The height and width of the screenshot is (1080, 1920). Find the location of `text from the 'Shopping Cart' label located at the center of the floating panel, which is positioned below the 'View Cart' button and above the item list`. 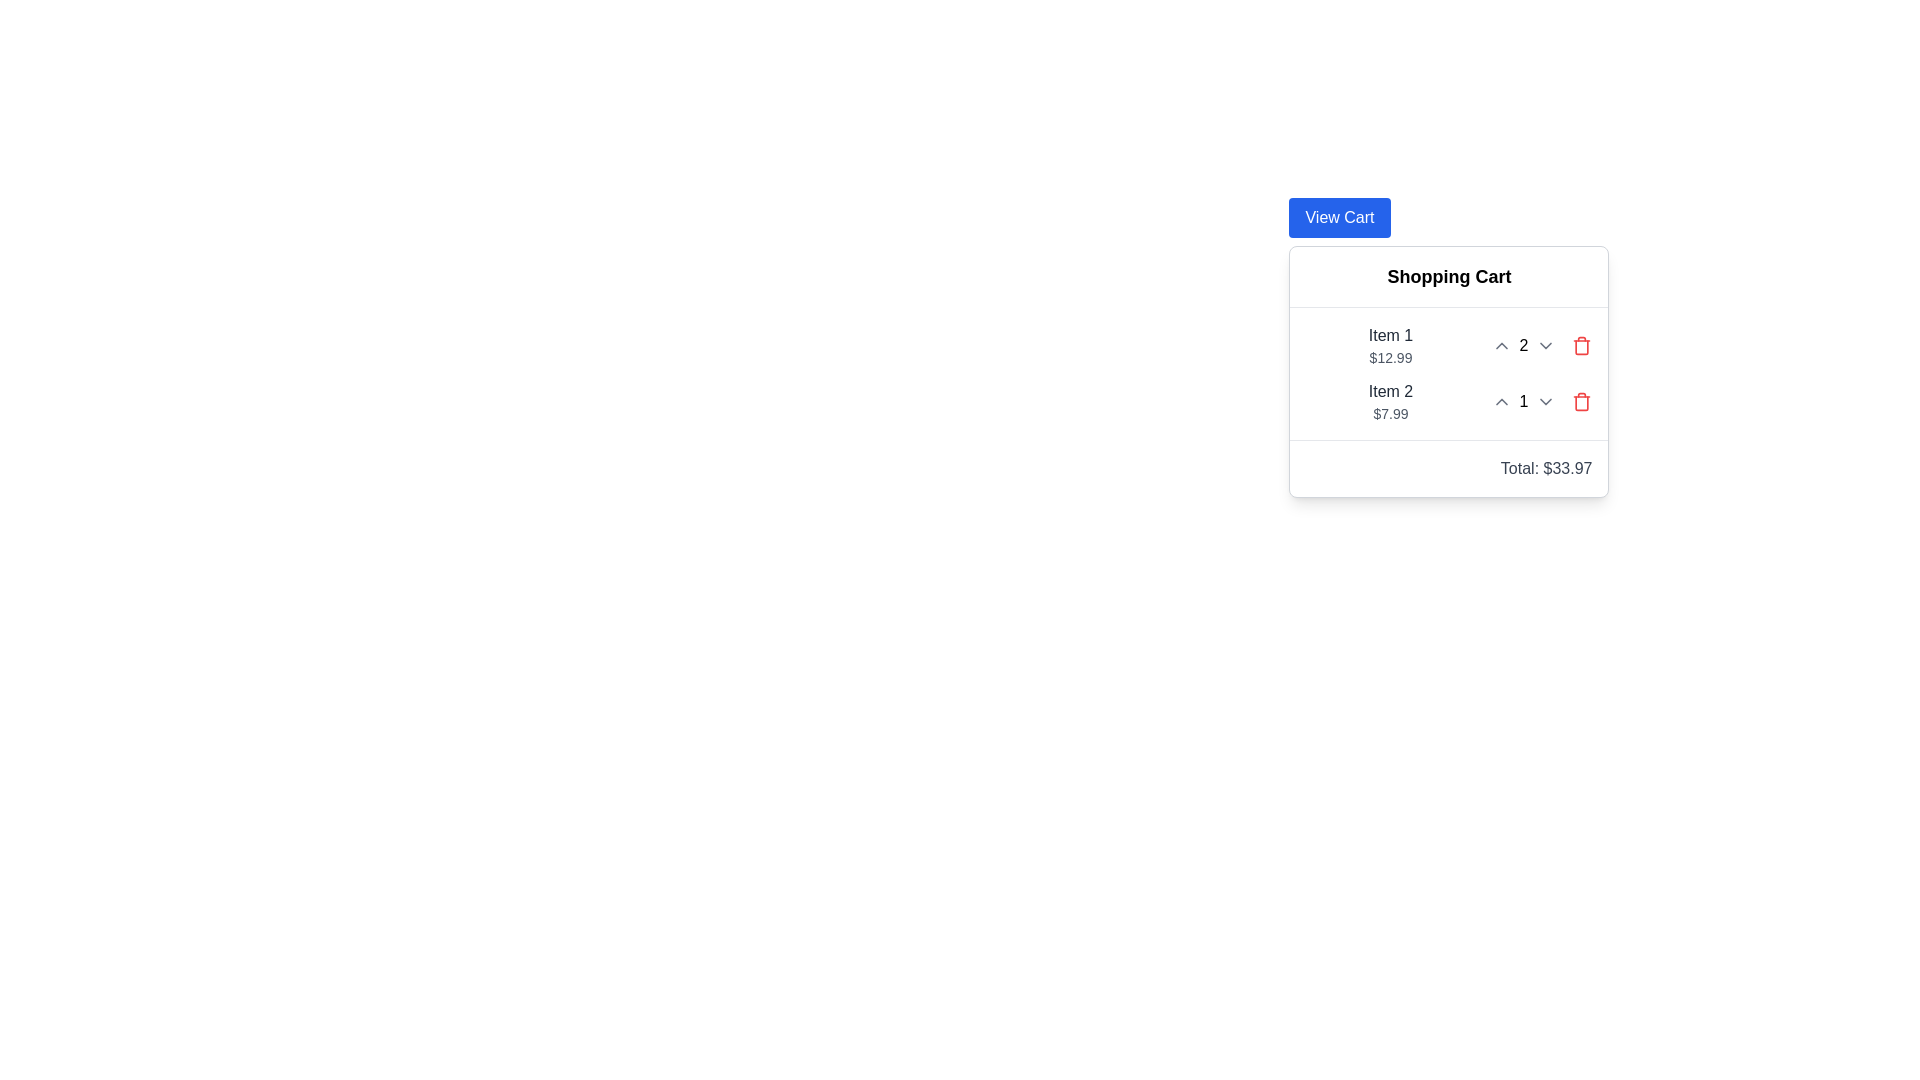

text from the 'Shopping Cart' label located at the center of the floating panel, which is positioned below the 'View Cart' button and above the item list is located at coordinates (1449, 277).